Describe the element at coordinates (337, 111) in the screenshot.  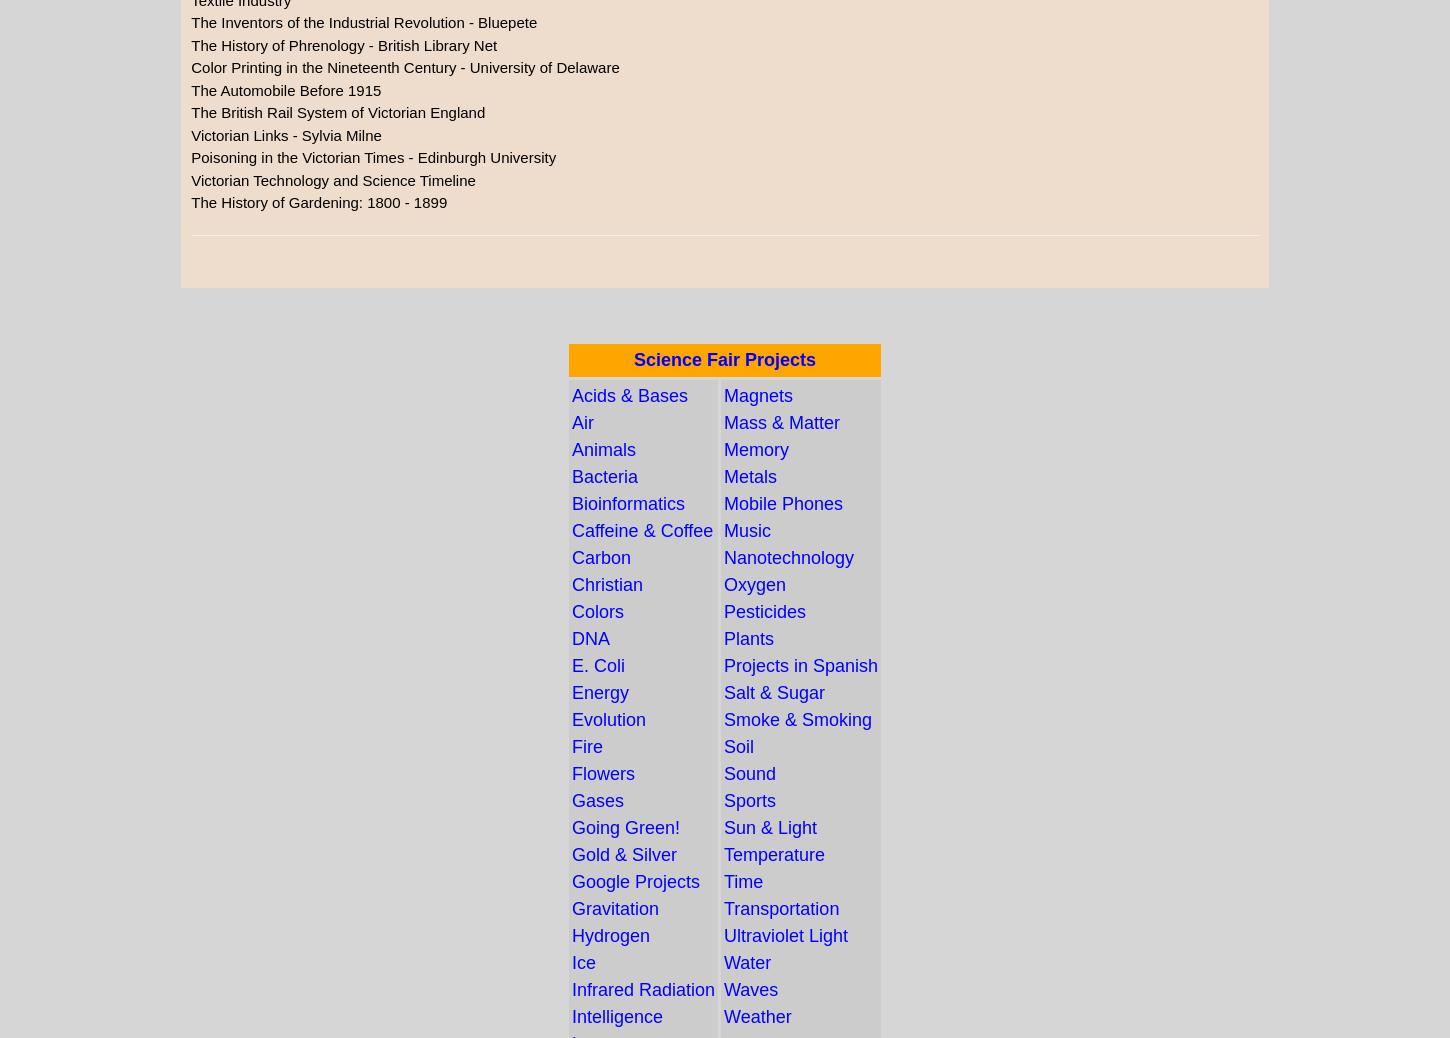
I see `'The British Rail System of Victorian England'` at that location.